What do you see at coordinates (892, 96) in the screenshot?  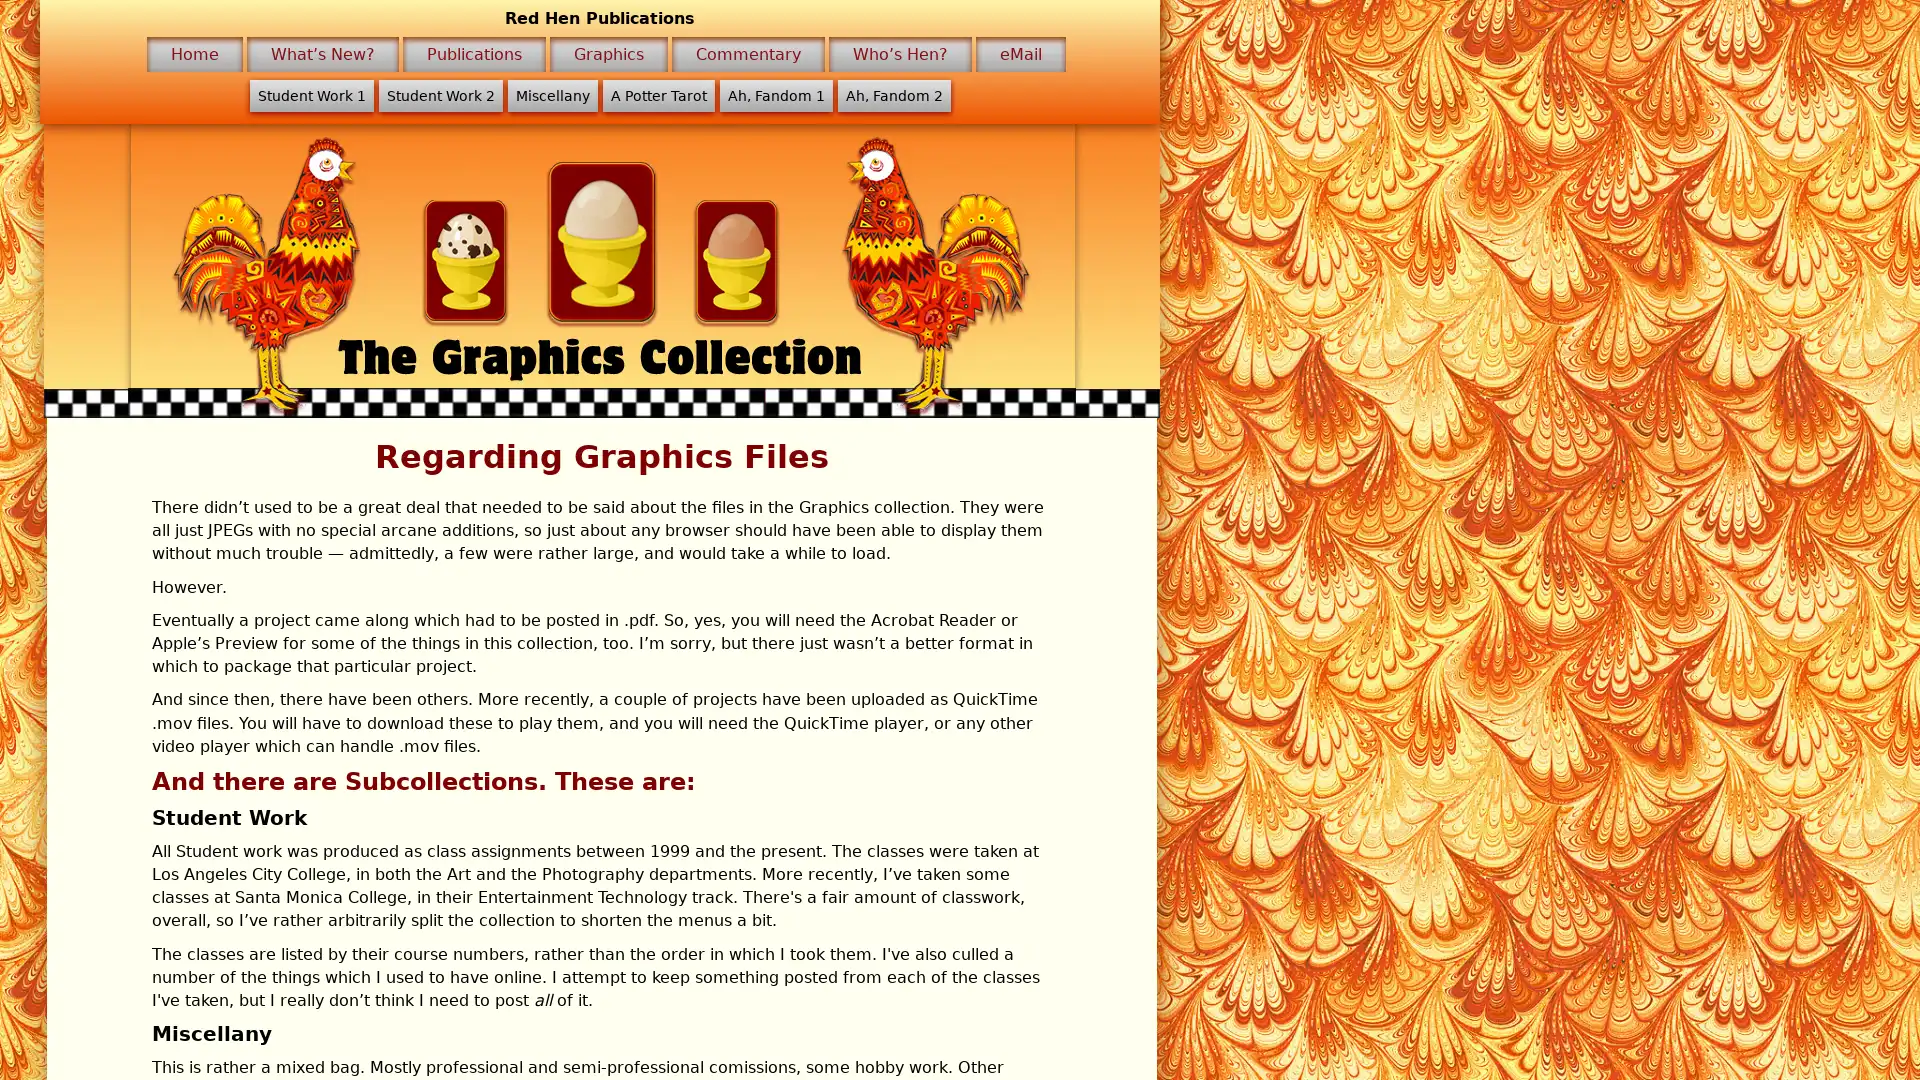 I see `Ah, Fandom 2` at bounding box center [892, 96].